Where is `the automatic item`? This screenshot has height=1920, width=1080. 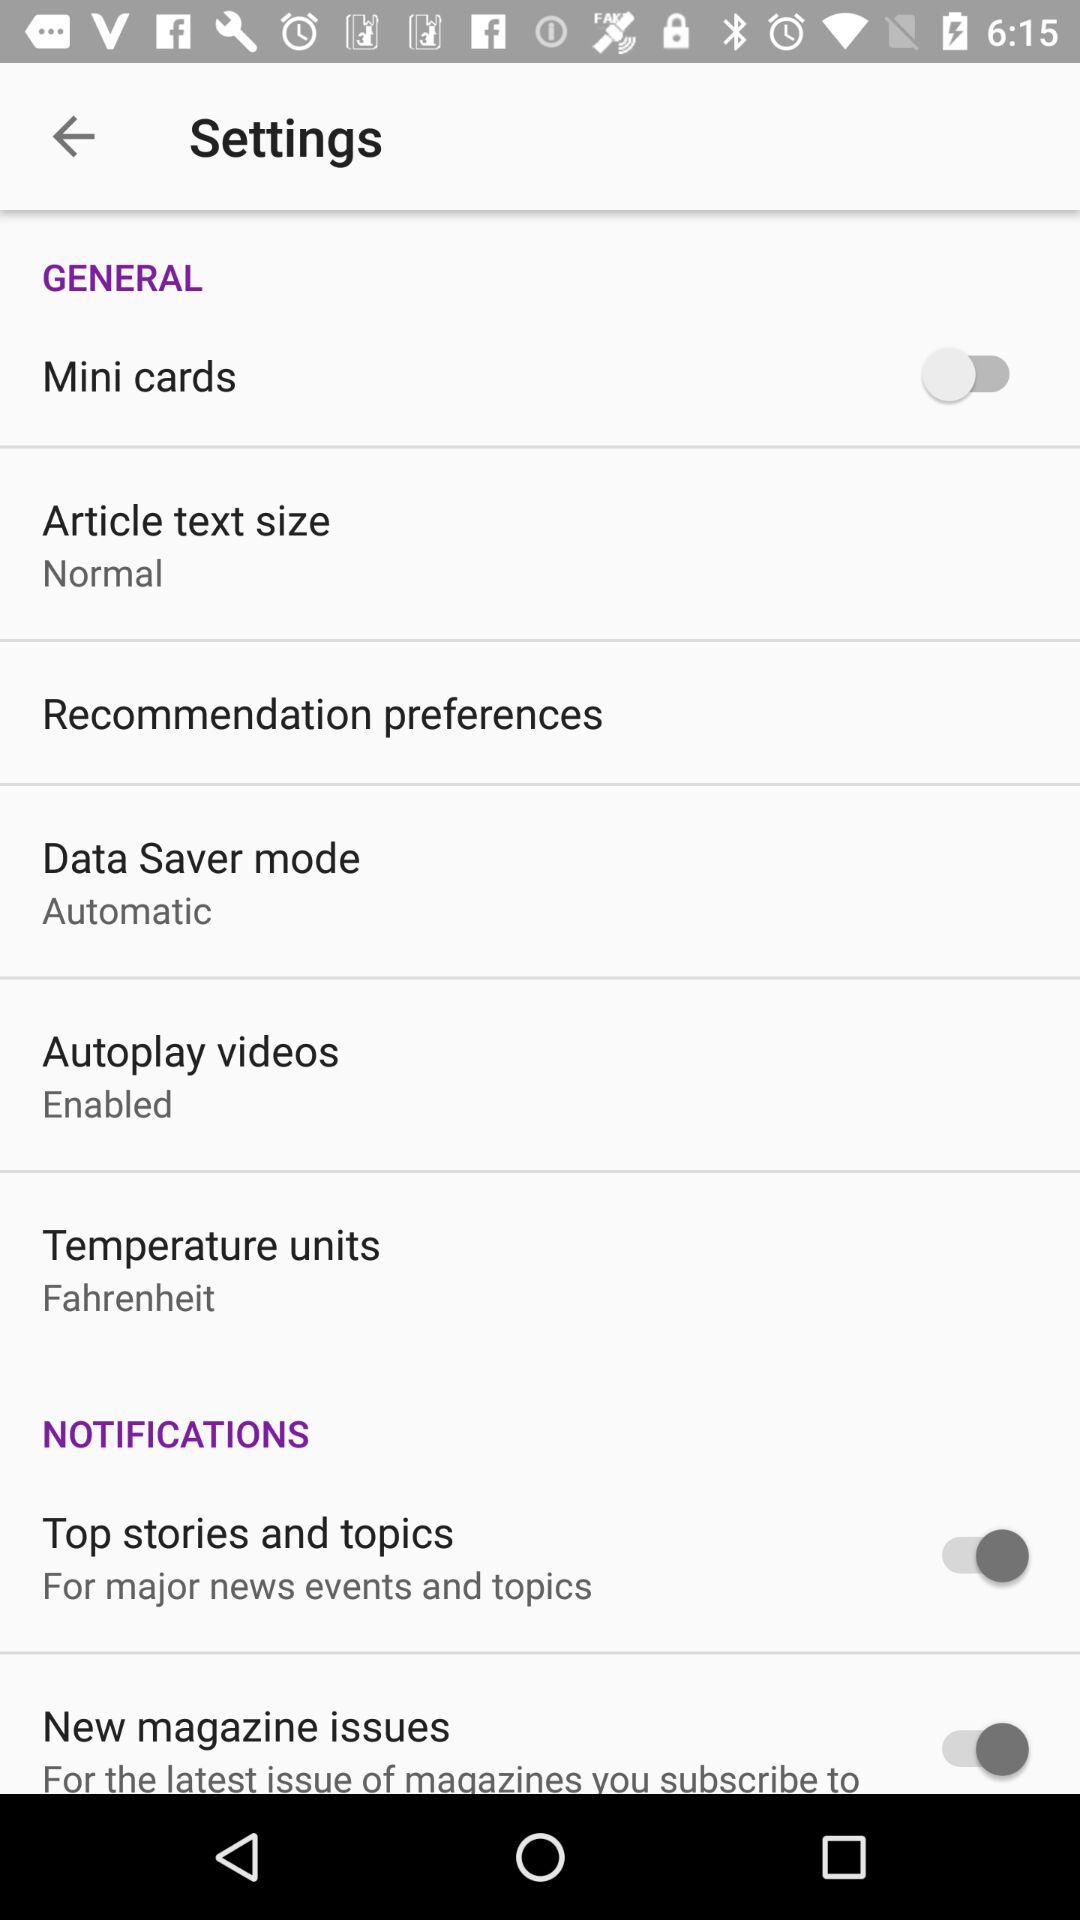
the automatic item is located at coordinates (127, 908).